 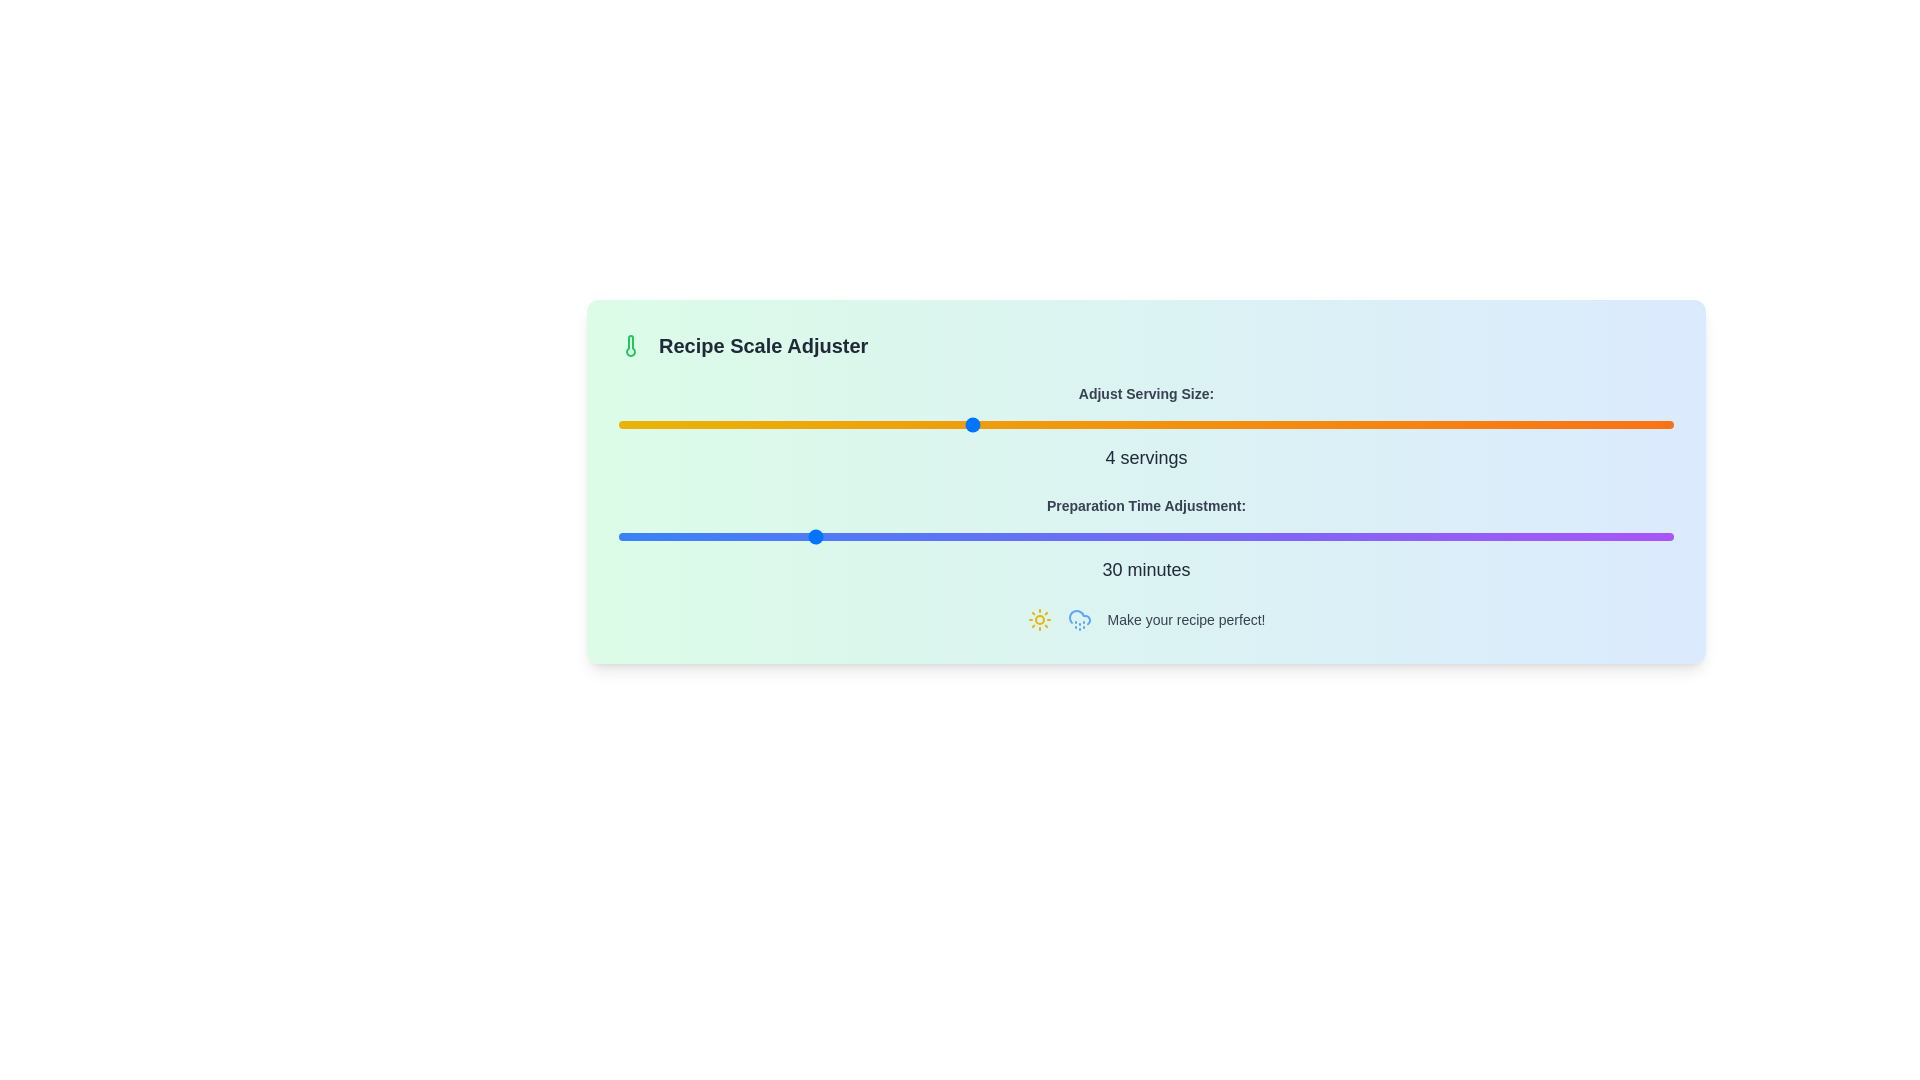 What do you see at coordinates (1186, 619) in the screenshot?
I see `the non-interactive text label located at the end of a horizontal arrangement, positioned to the right of two icons in the lower section of the panel` at bounding box center [1186, 619].